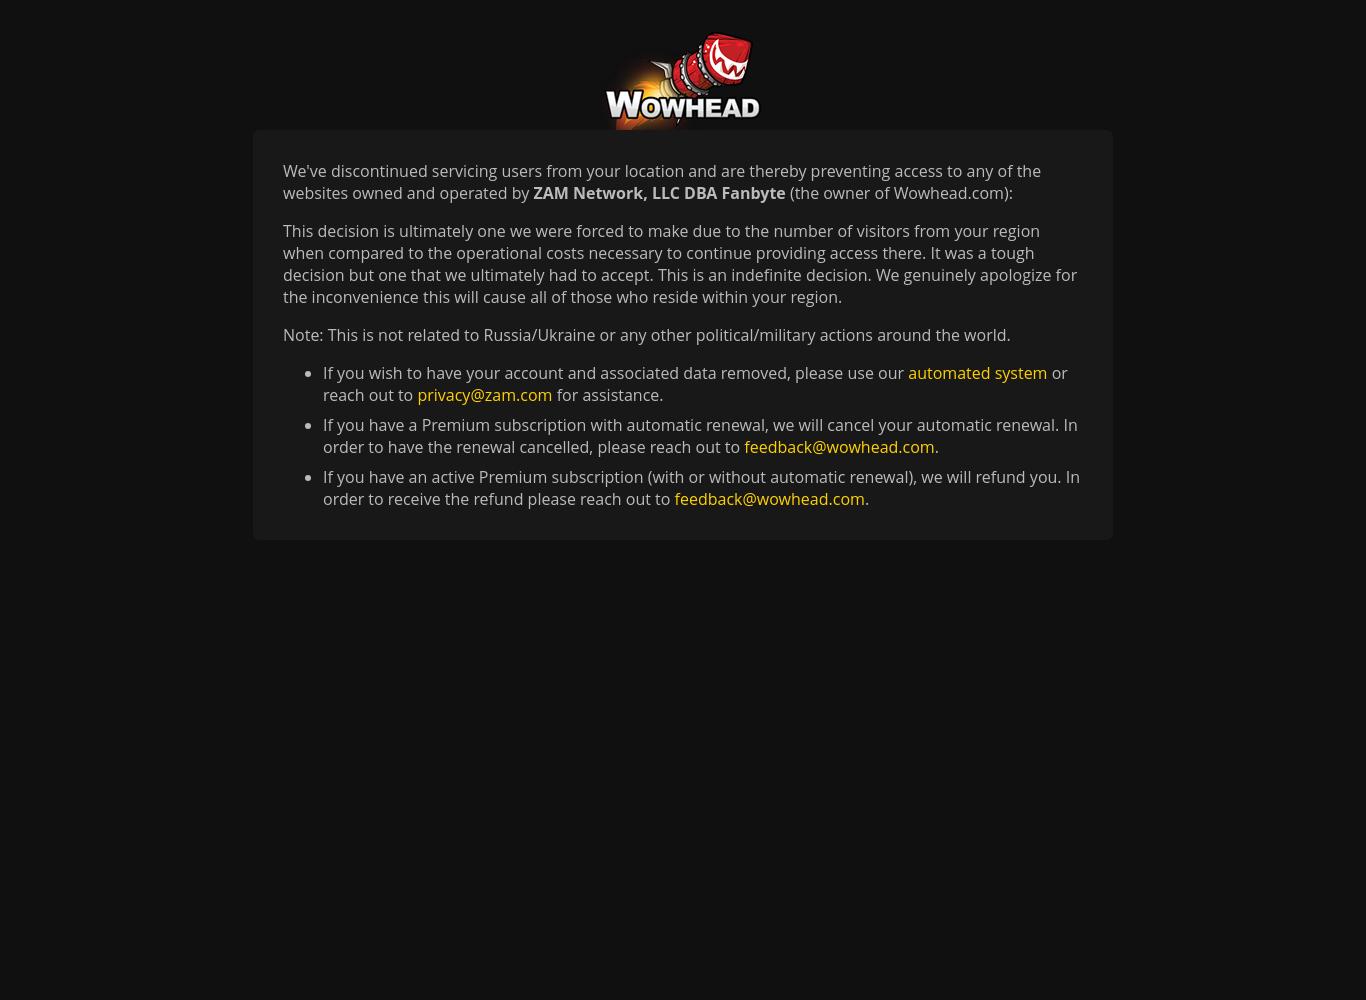 The width and height of the screenshot is (1366, 1000). I want to click on 'automated system', so click(906, 372).